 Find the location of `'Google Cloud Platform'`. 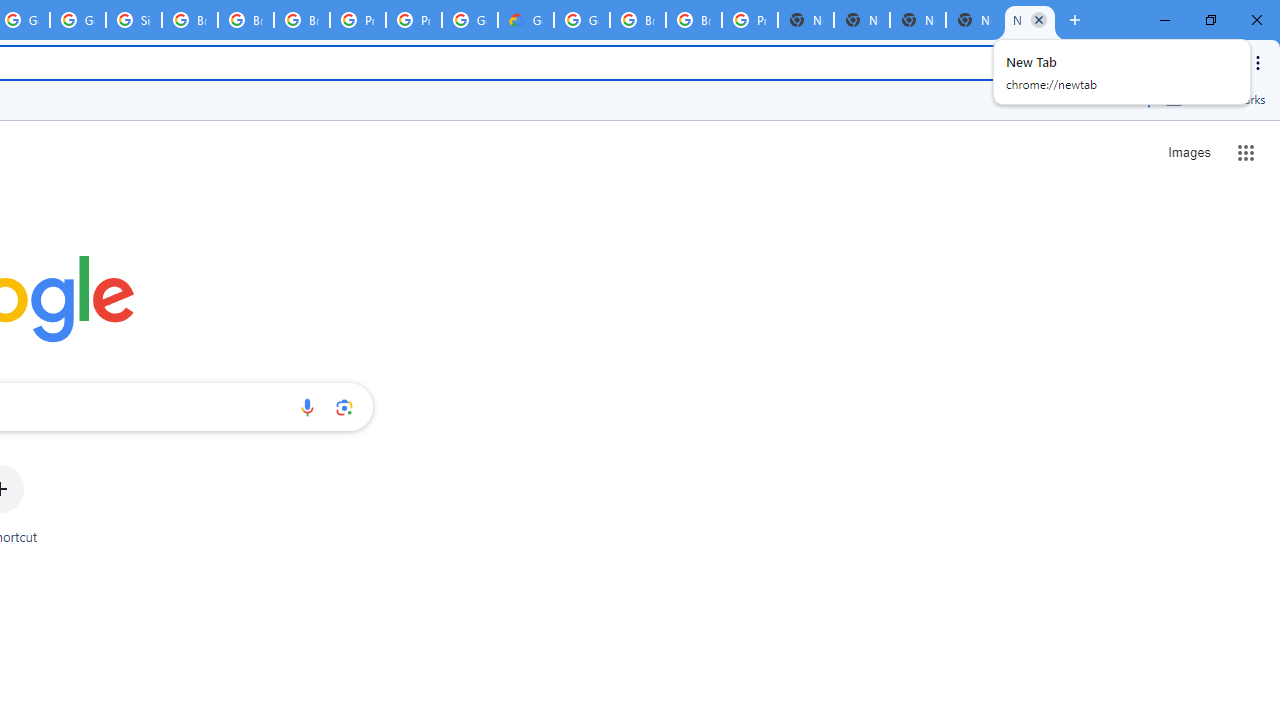

'Google Cloud Platform' is located at coordinates (581, 20).